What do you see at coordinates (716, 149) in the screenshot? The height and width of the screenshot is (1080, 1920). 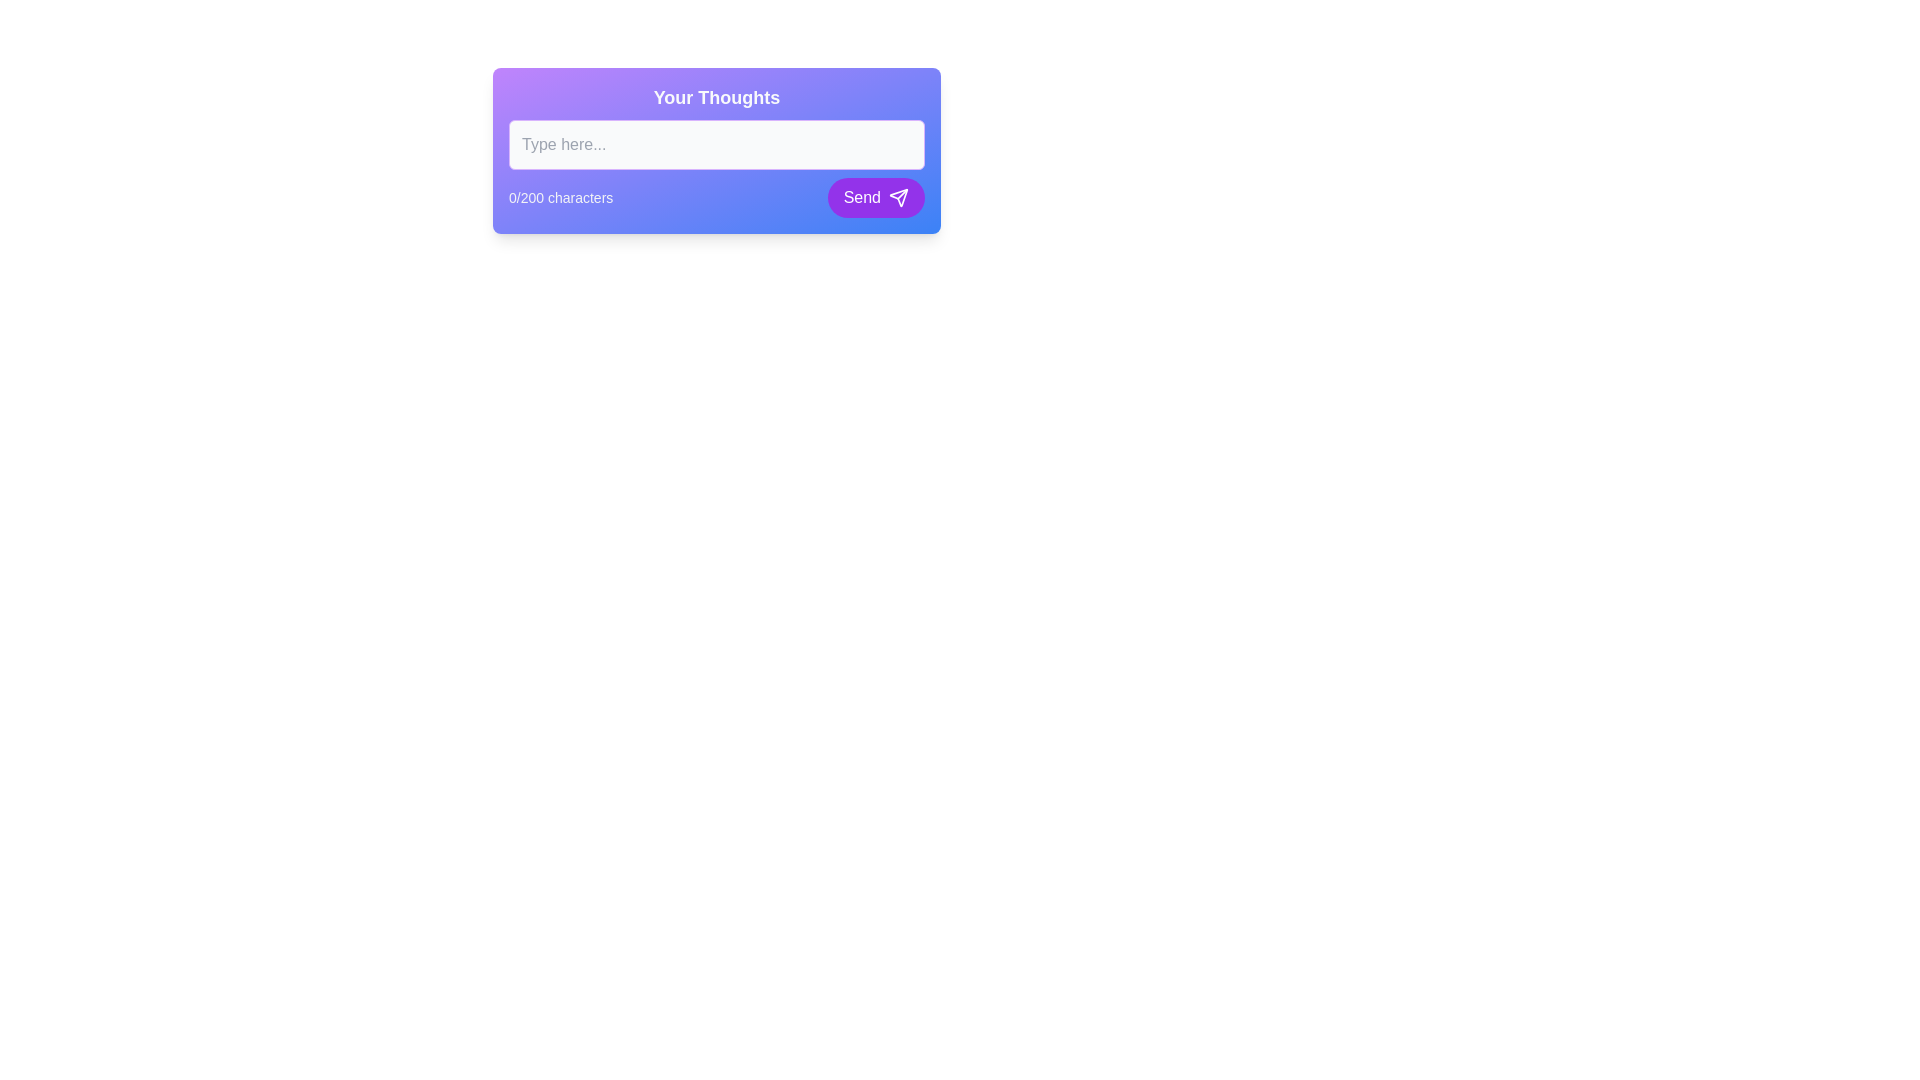 I see `the input box labeled 'Your Thoughts' in the composite component with a gradient background and rounded corners` at bounding box center [716, 149].